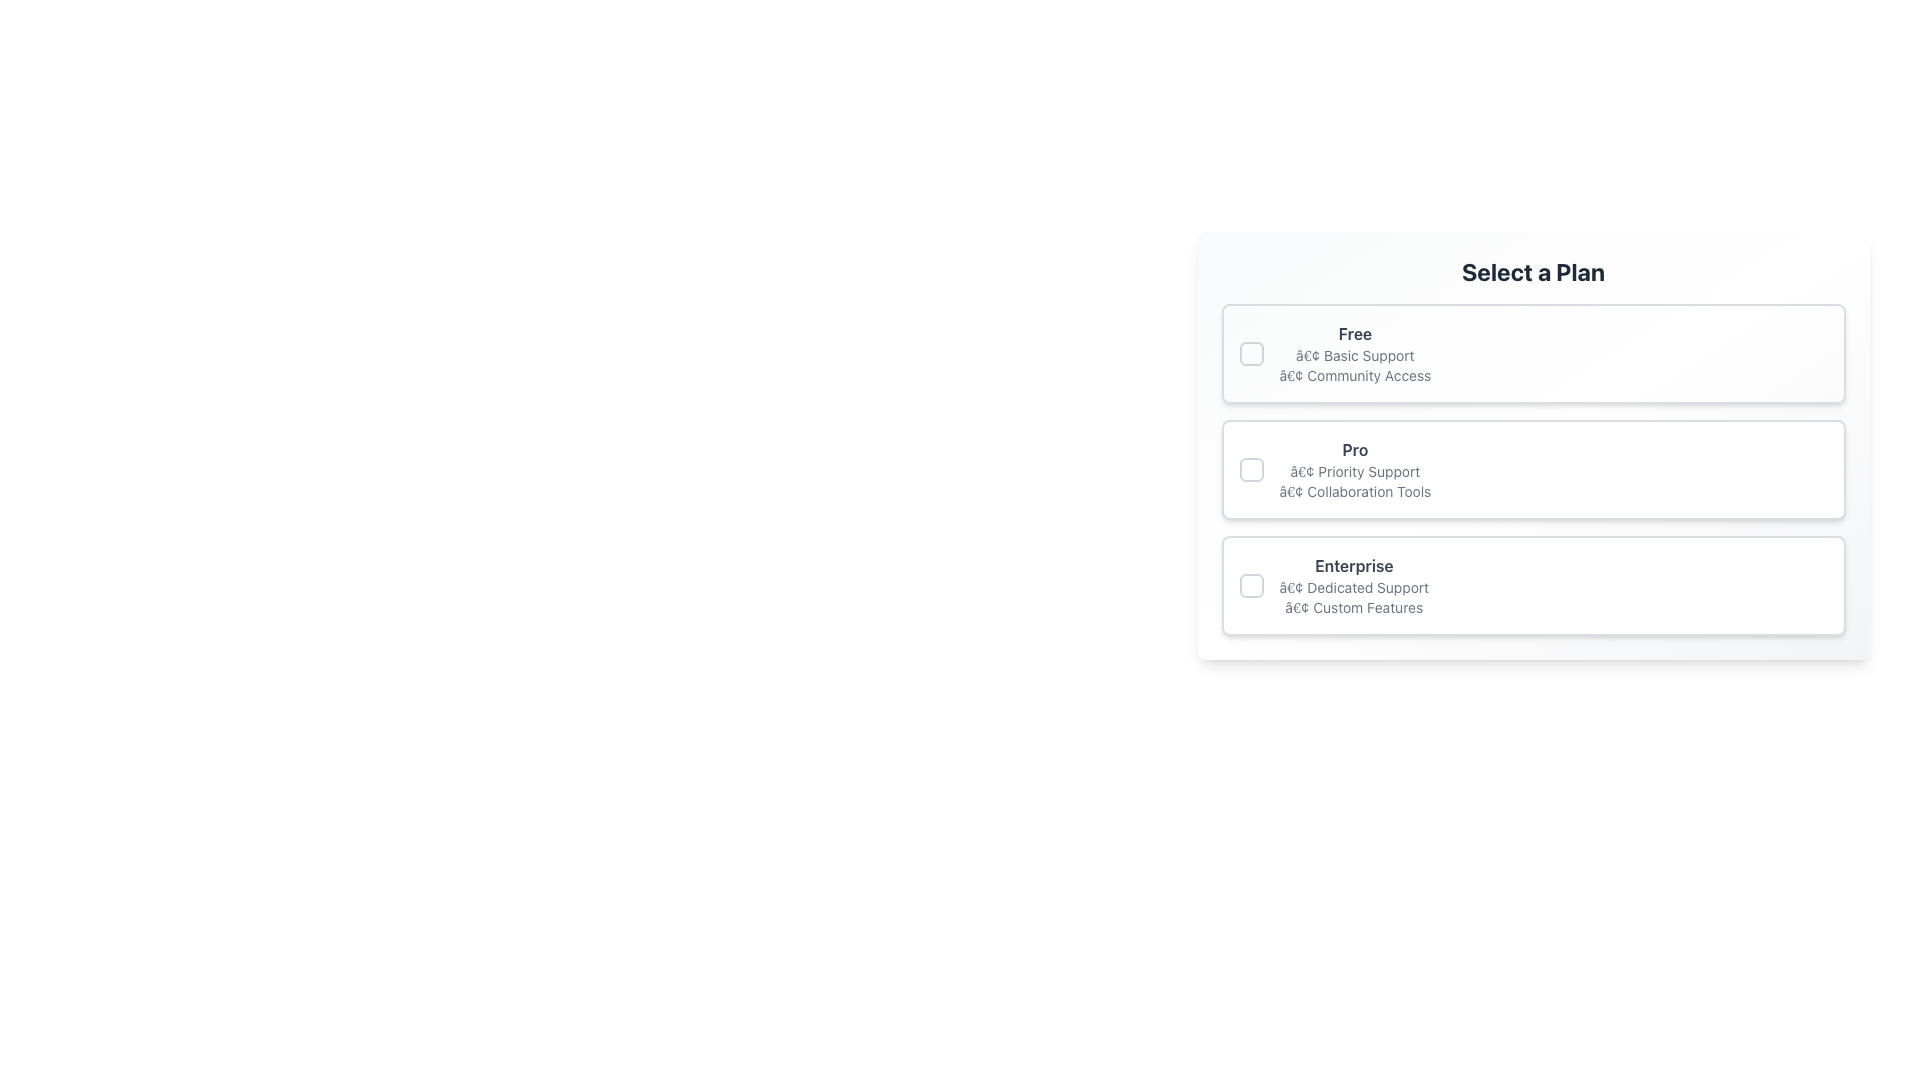  Describe the element at coordinates (1355, 470) in the screenshot. I see `the text block displaying the 'Pro' subscription plan details, located in the second option card of the subscription selection menu` at that location.